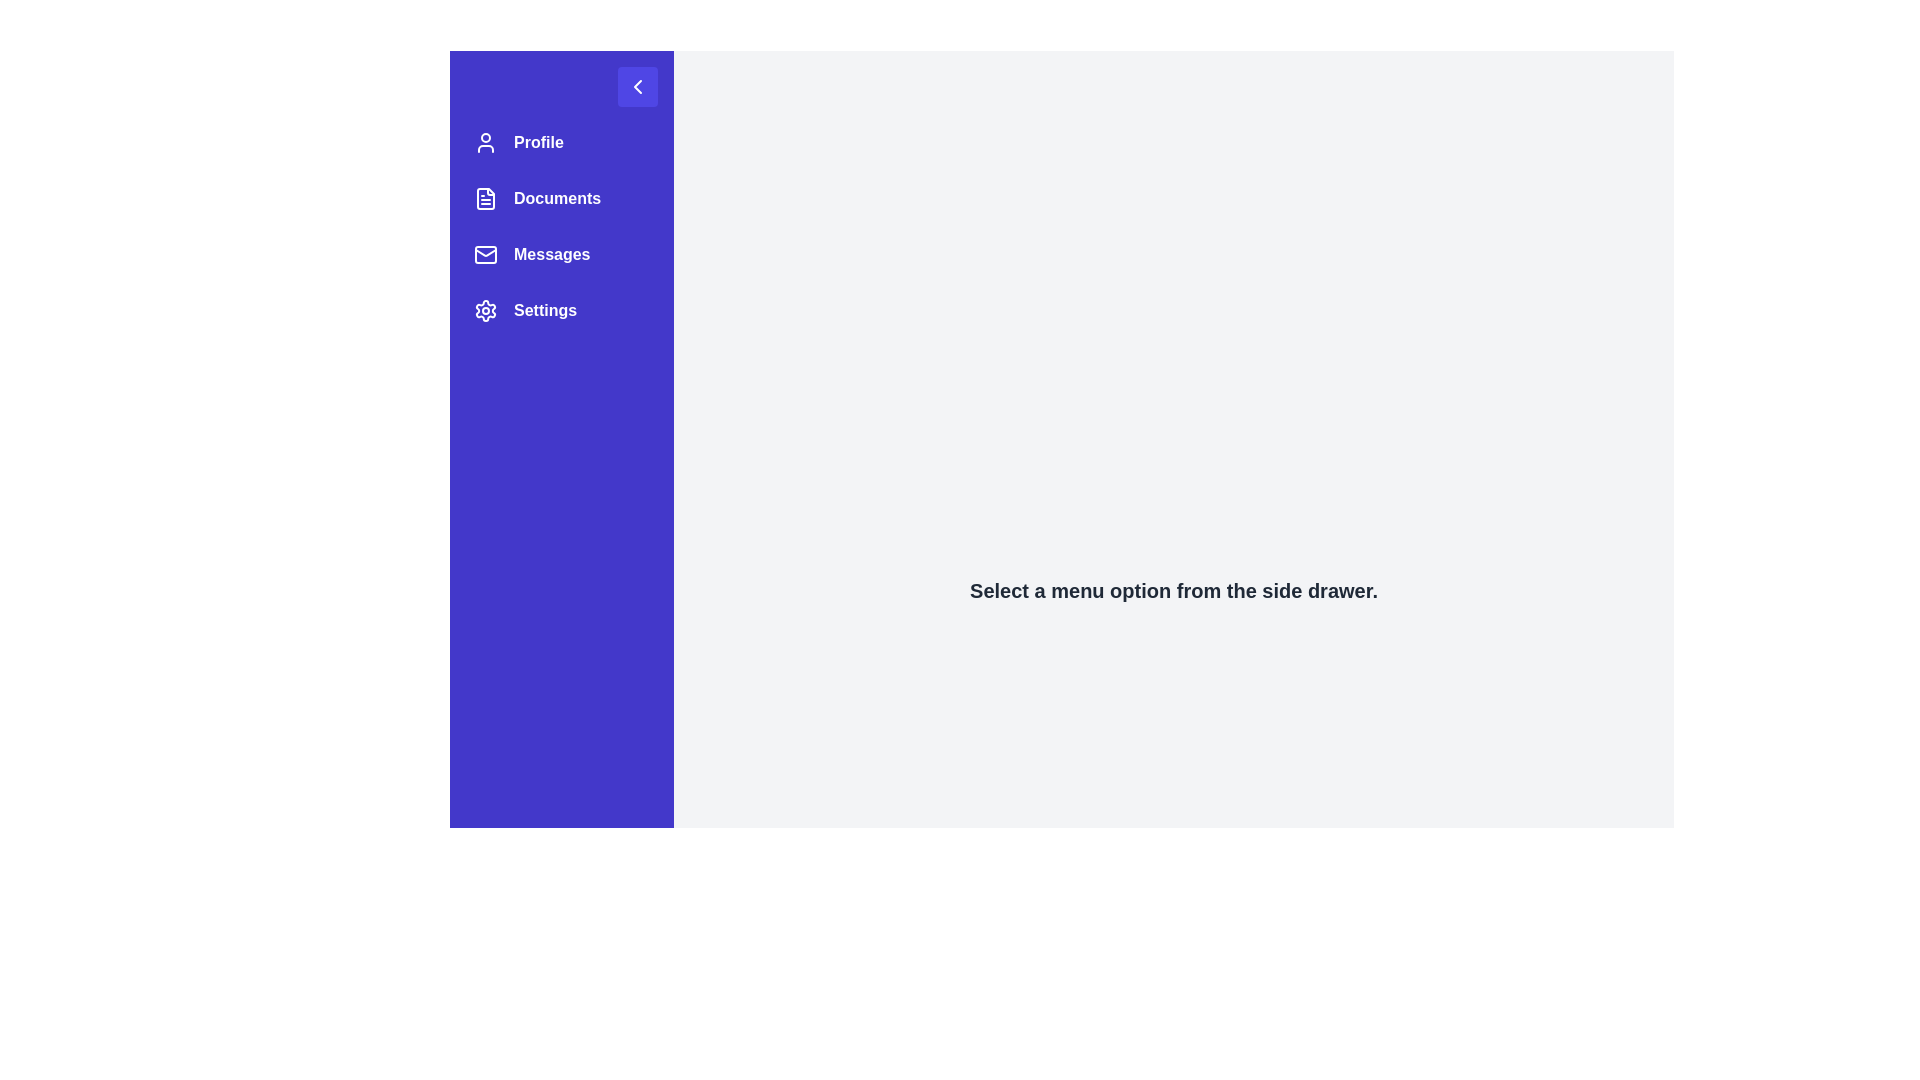 This screenshot has height=1080, width=1920. What do you see at coordinates (557, 199) in the screenshot?
I see `the menu item labeled 'Documents' in the vertical navigation sidebar, positioned between 'Profile' and 'Messages'` at bounding box center [557, 199].